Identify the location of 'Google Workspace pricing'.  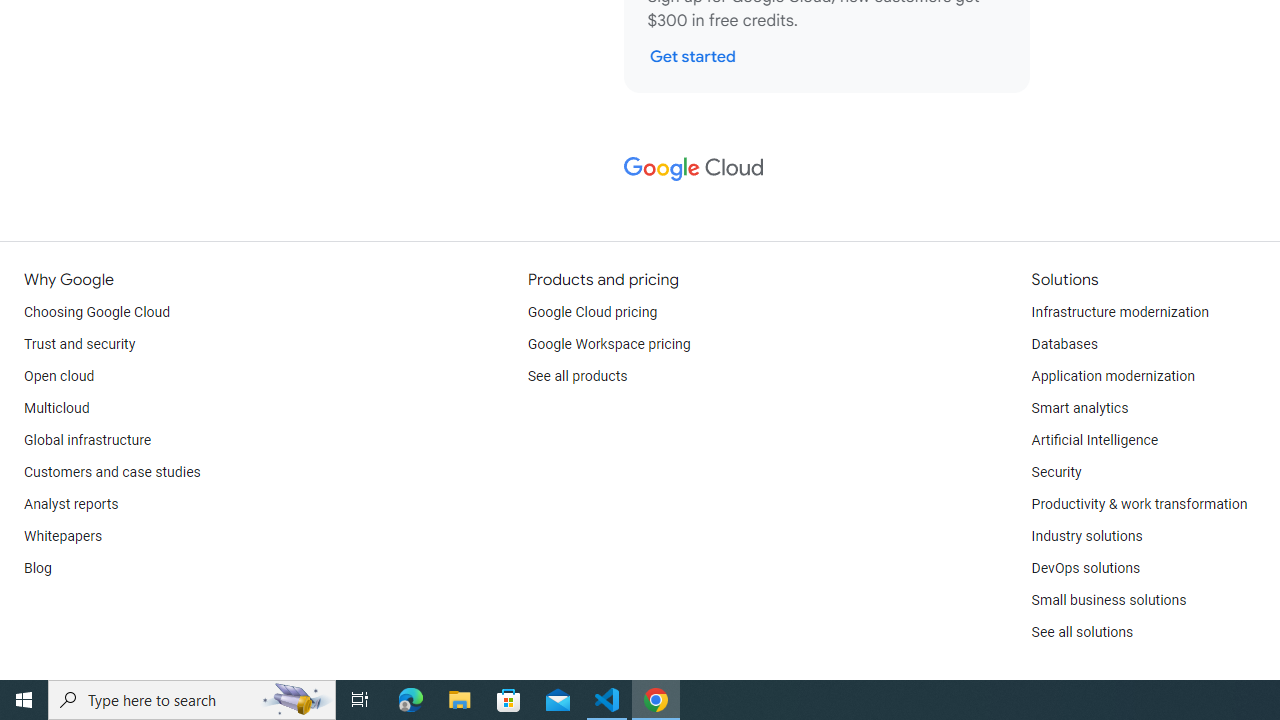
(608, 343).